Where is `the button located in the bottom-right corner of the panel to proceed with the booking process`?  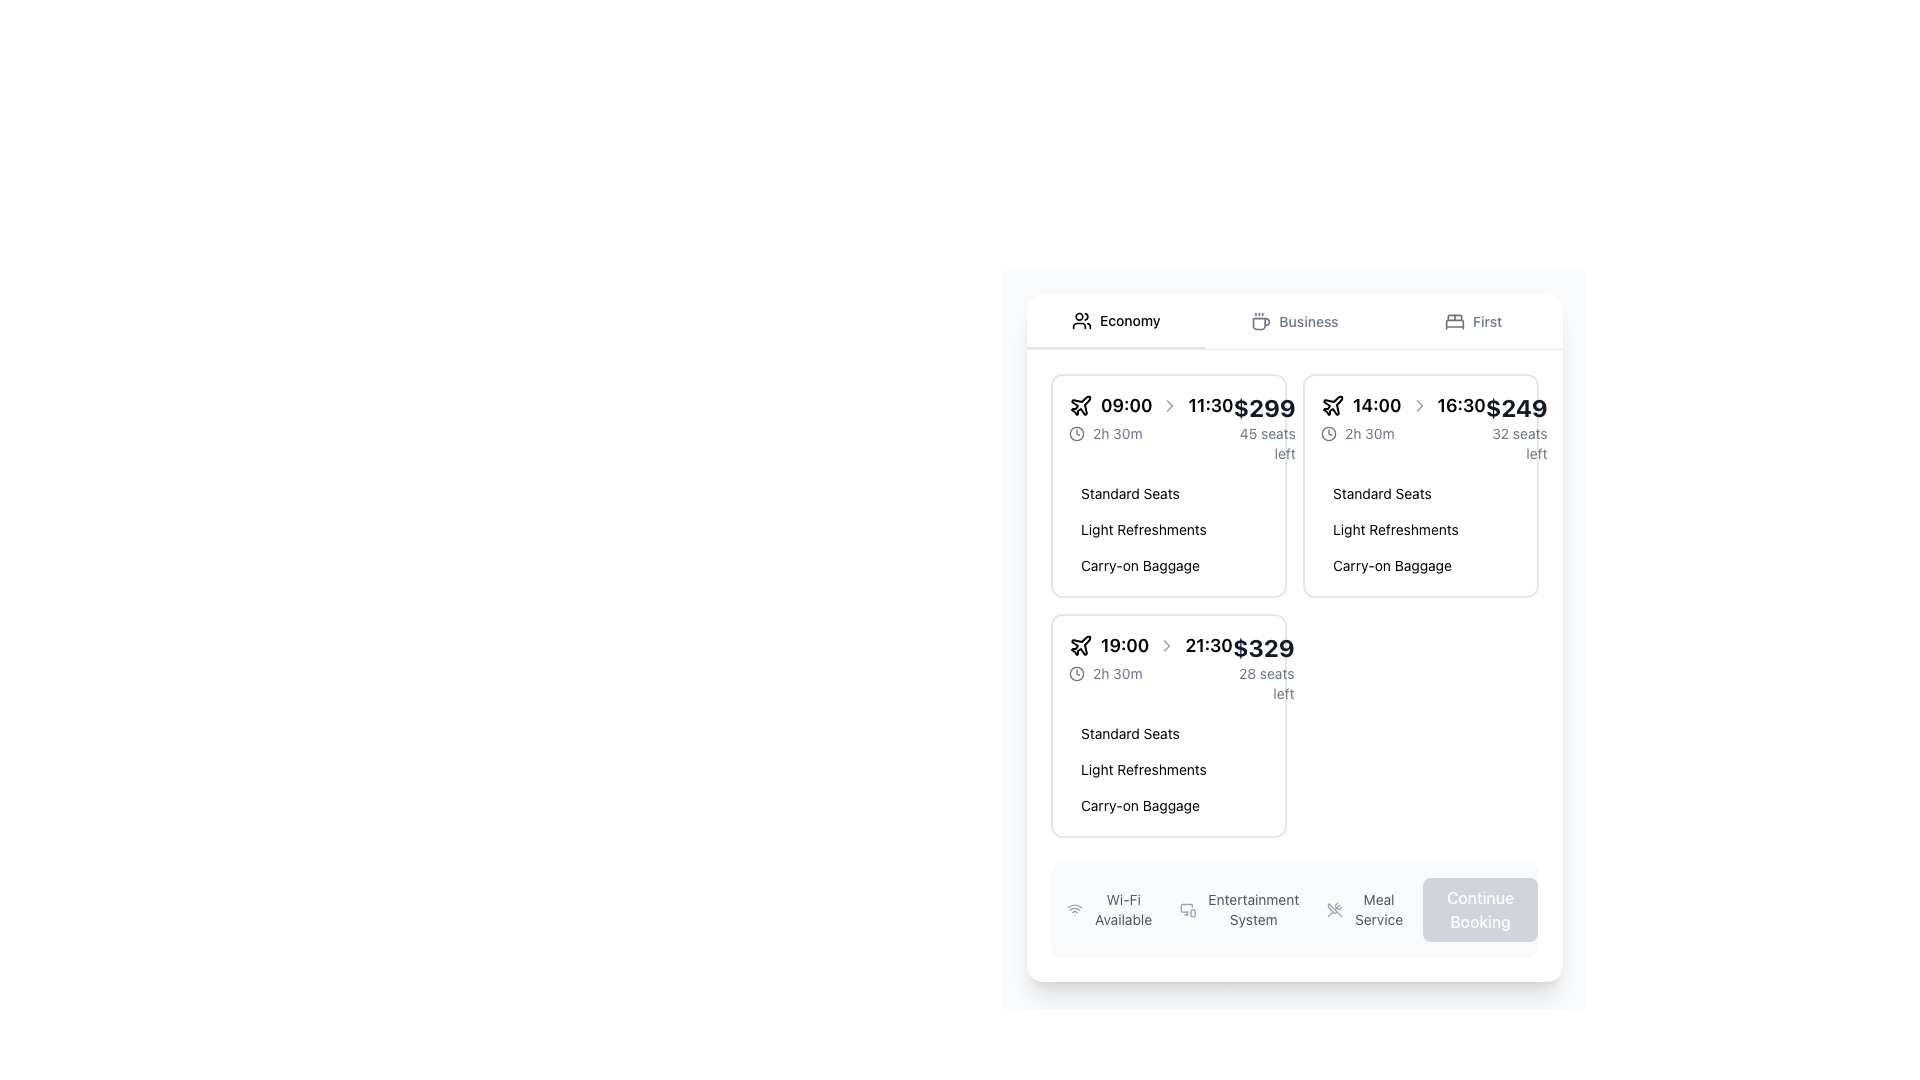 the button located in the bottom-right corner of the panel to proceed with the booking process is located at coordinates (1480, 910).